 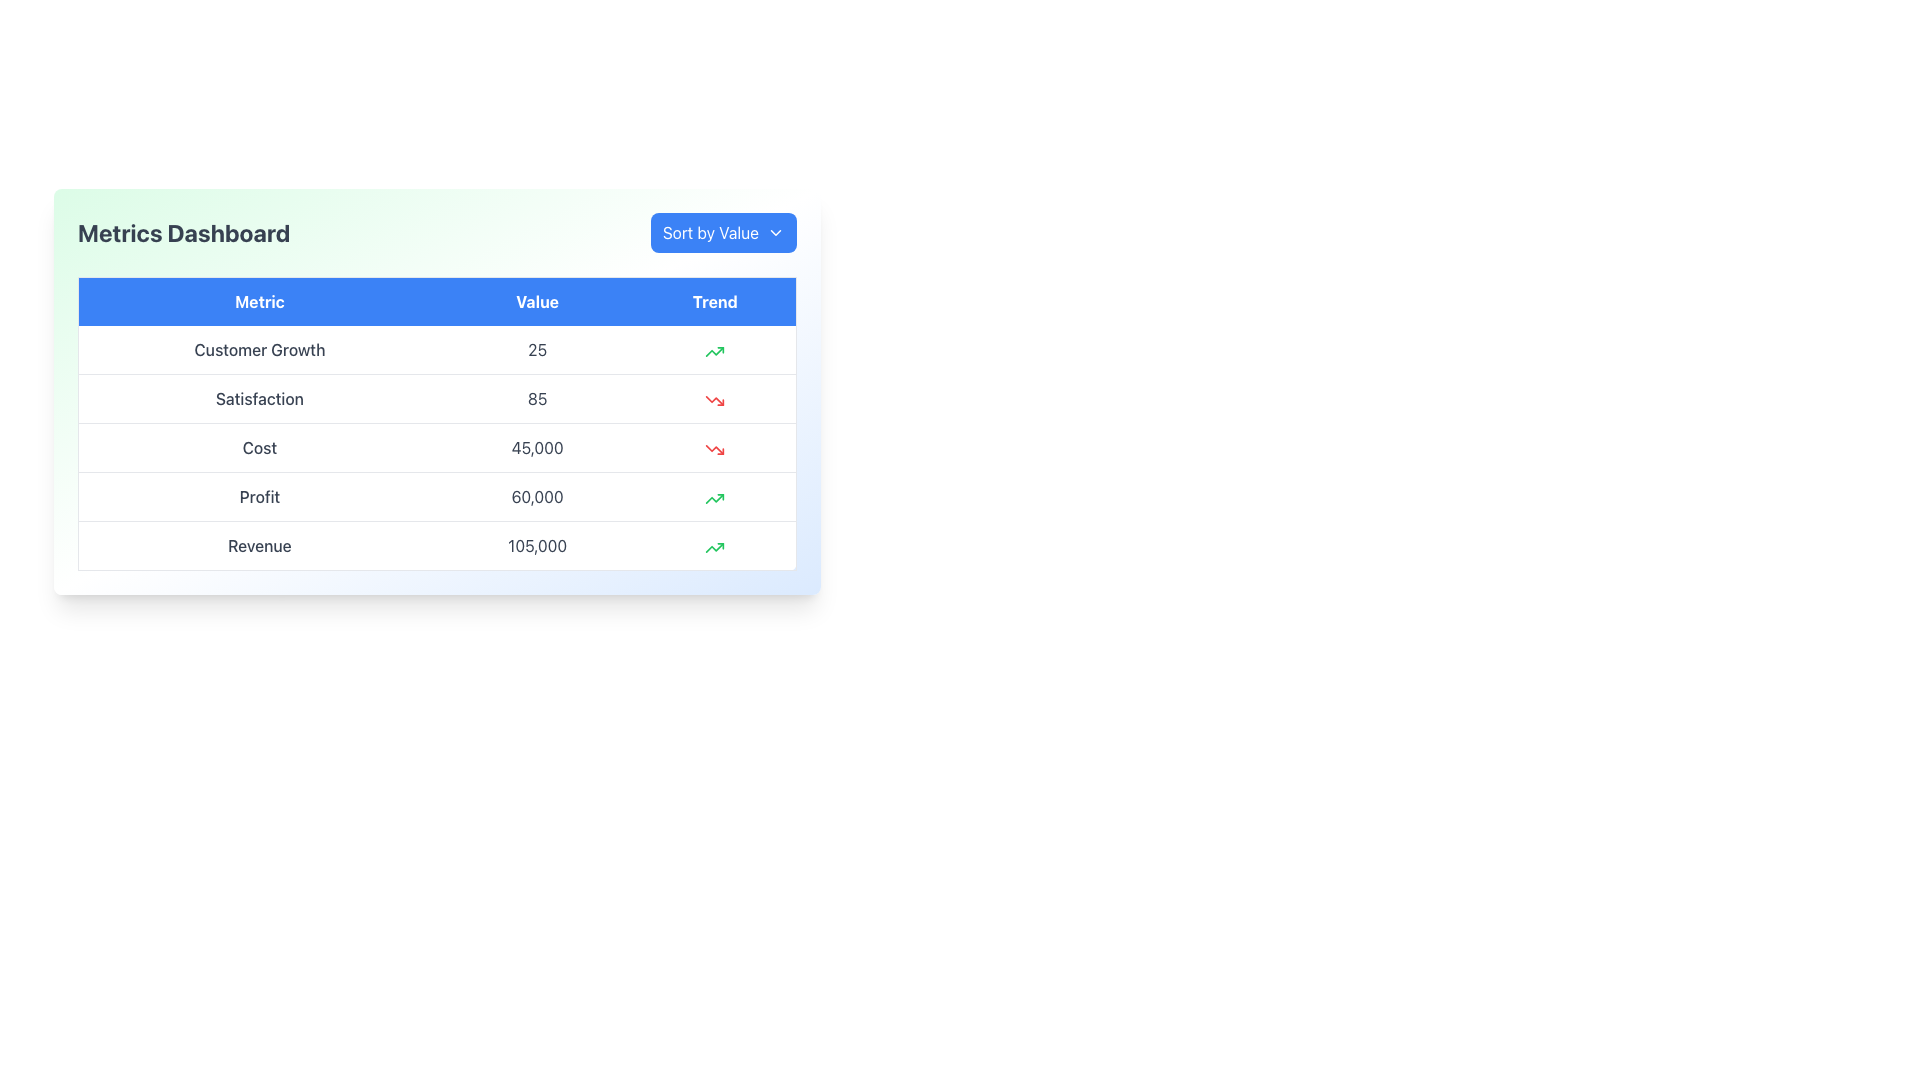 What do you see at coordinates (184, 231) in the screenshot?
I see `text 'Metrics Dashboard' which is styled in bold font and located at the upper-left area of the dashboard interface, just above the tabular area` at bounding box center [184, 231].